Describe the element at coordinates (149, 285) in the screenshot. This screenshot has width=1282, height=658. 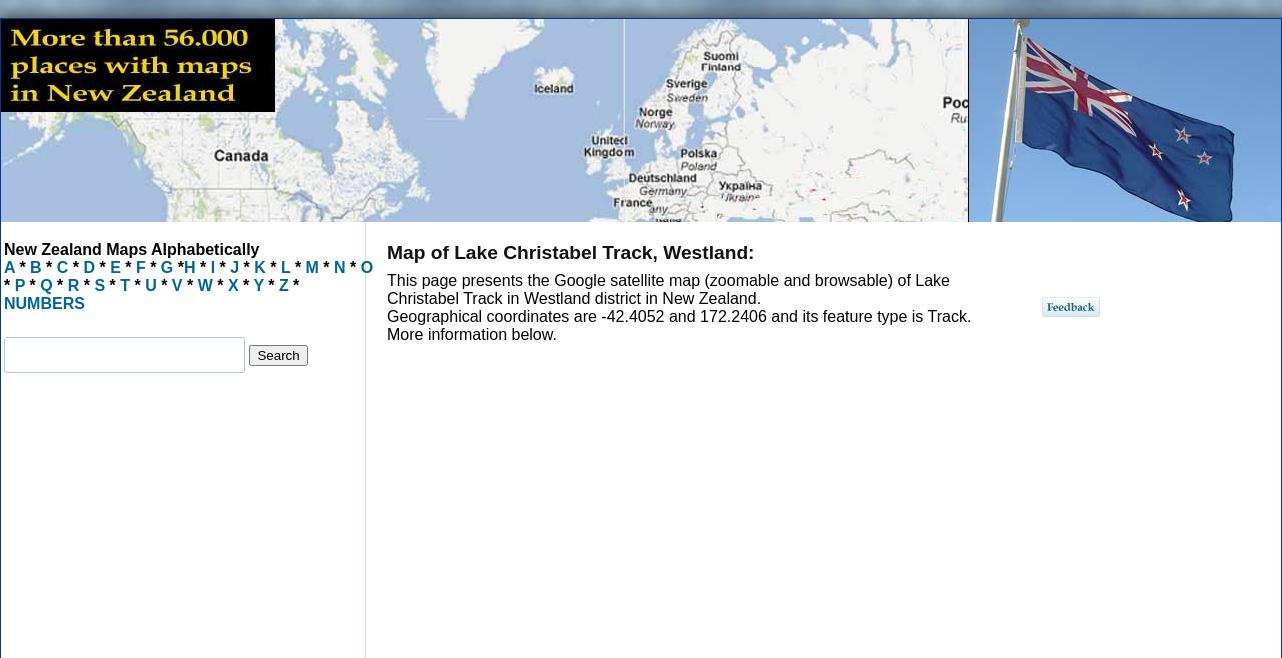
I see `'U'` at that location.